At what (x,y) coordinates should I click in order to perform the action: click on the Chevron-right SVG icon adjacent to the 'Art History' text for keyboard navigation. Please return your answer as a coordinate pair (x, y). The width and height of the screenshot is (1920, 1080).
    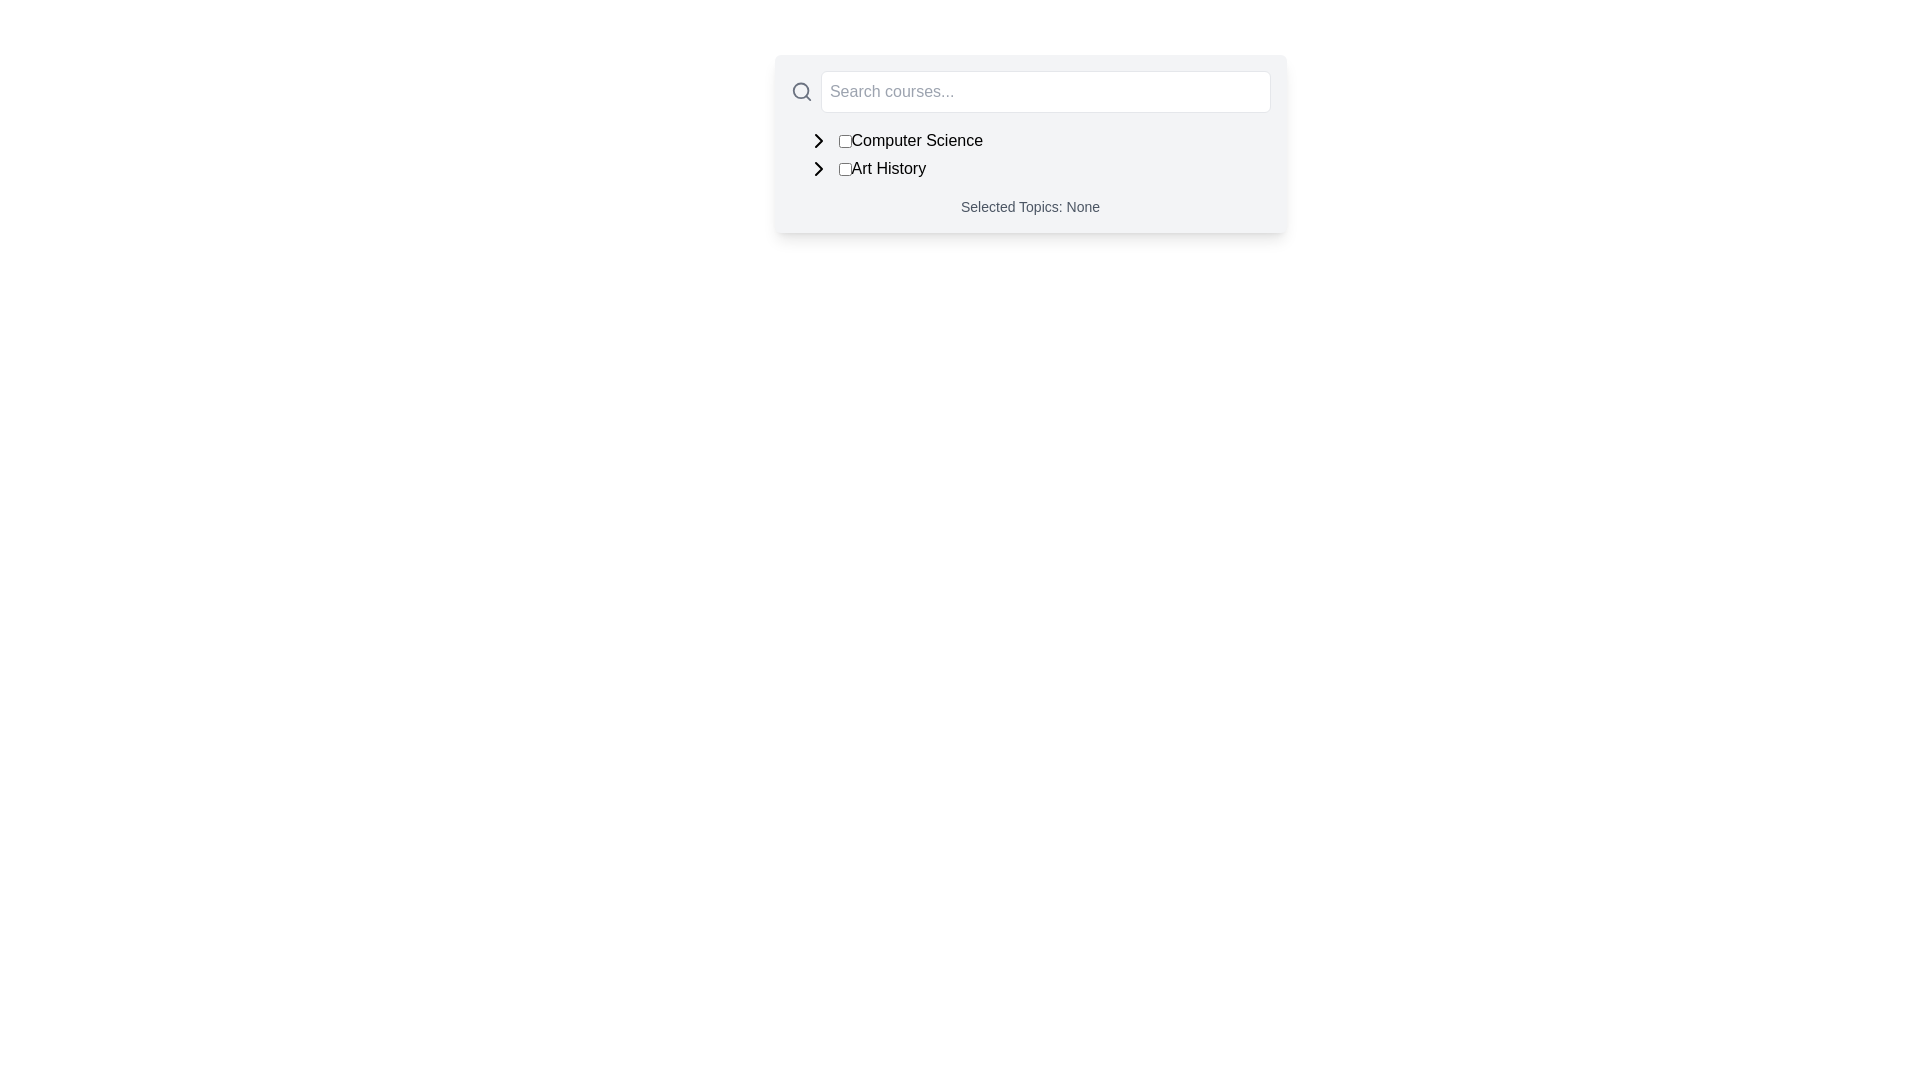
    Looking at the image, I should click on (818, 140).